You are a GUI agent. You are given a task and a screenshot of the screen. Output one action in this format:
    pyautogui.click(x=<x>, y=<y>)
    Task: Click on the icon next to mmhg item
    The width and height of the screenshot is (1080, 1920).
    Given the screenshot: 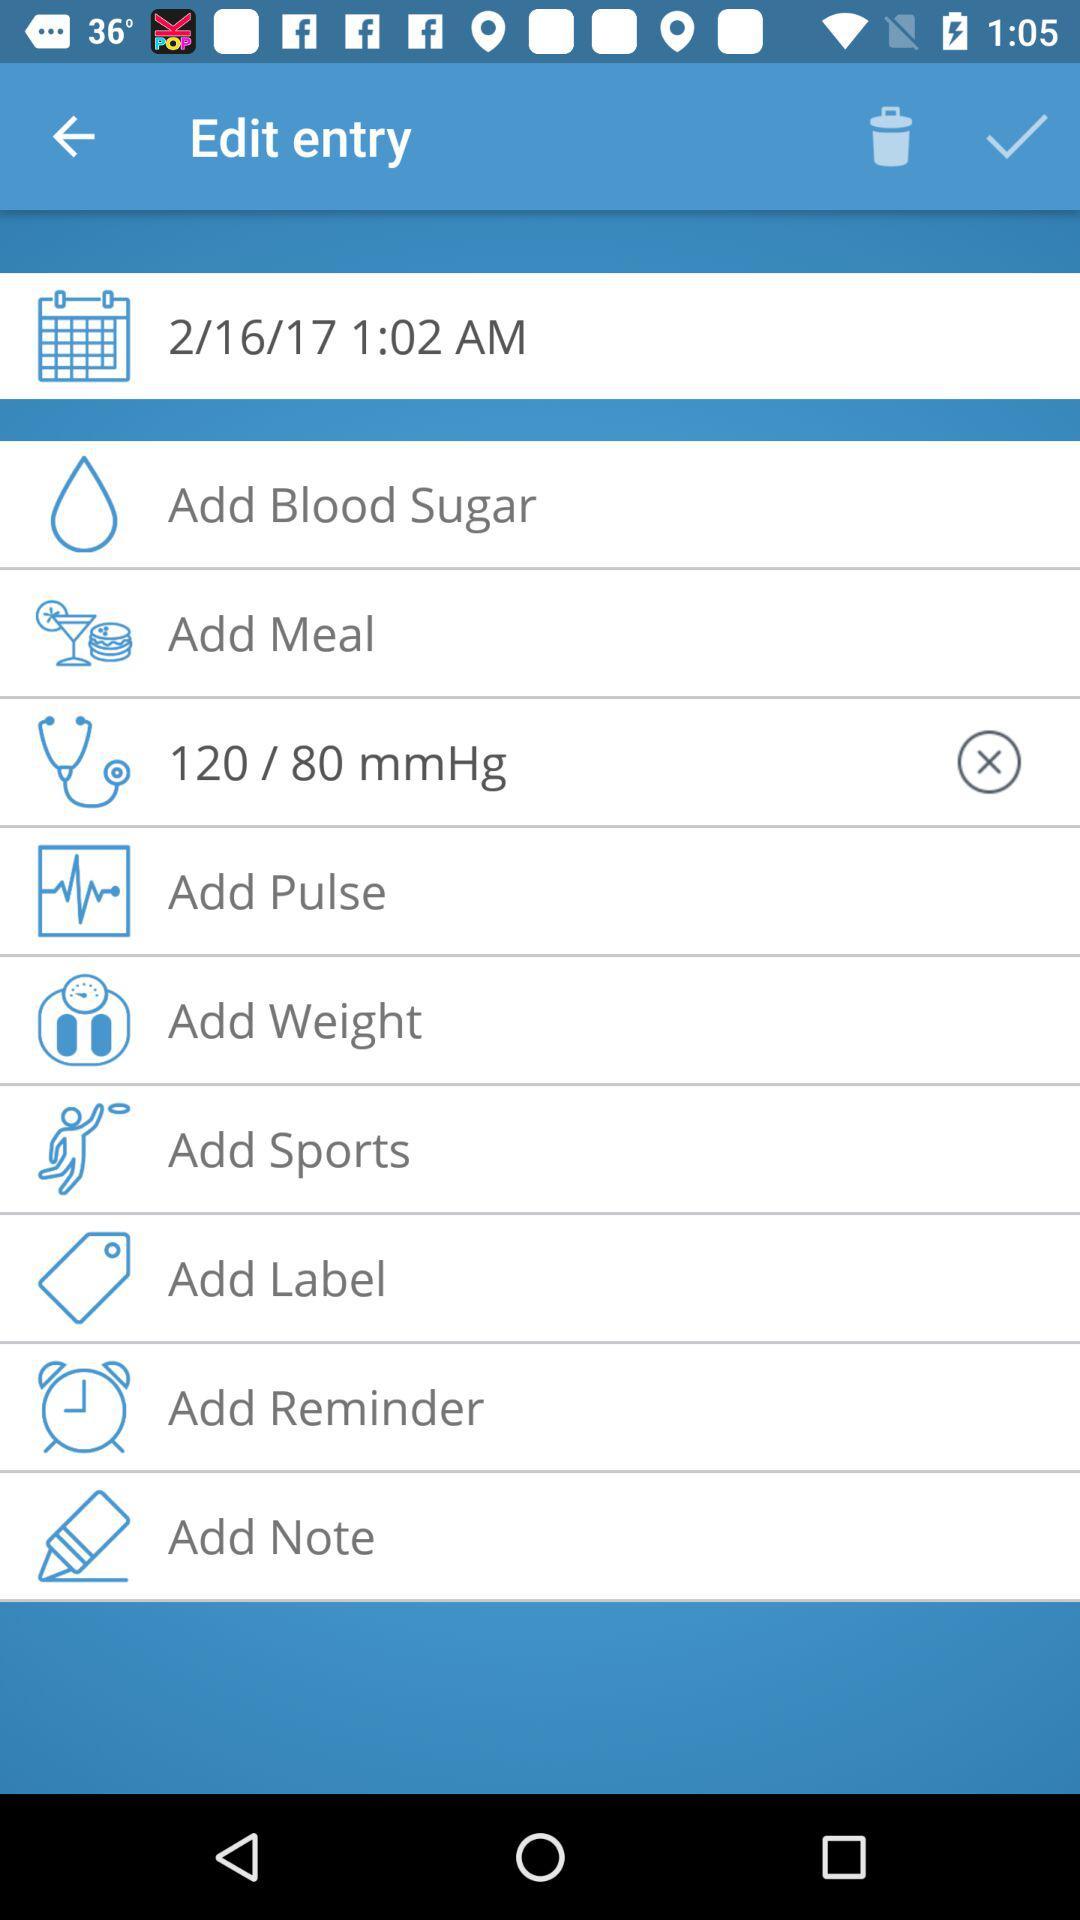 What is the action you would take?
    pyautogui.click(x=987, y=761)
    